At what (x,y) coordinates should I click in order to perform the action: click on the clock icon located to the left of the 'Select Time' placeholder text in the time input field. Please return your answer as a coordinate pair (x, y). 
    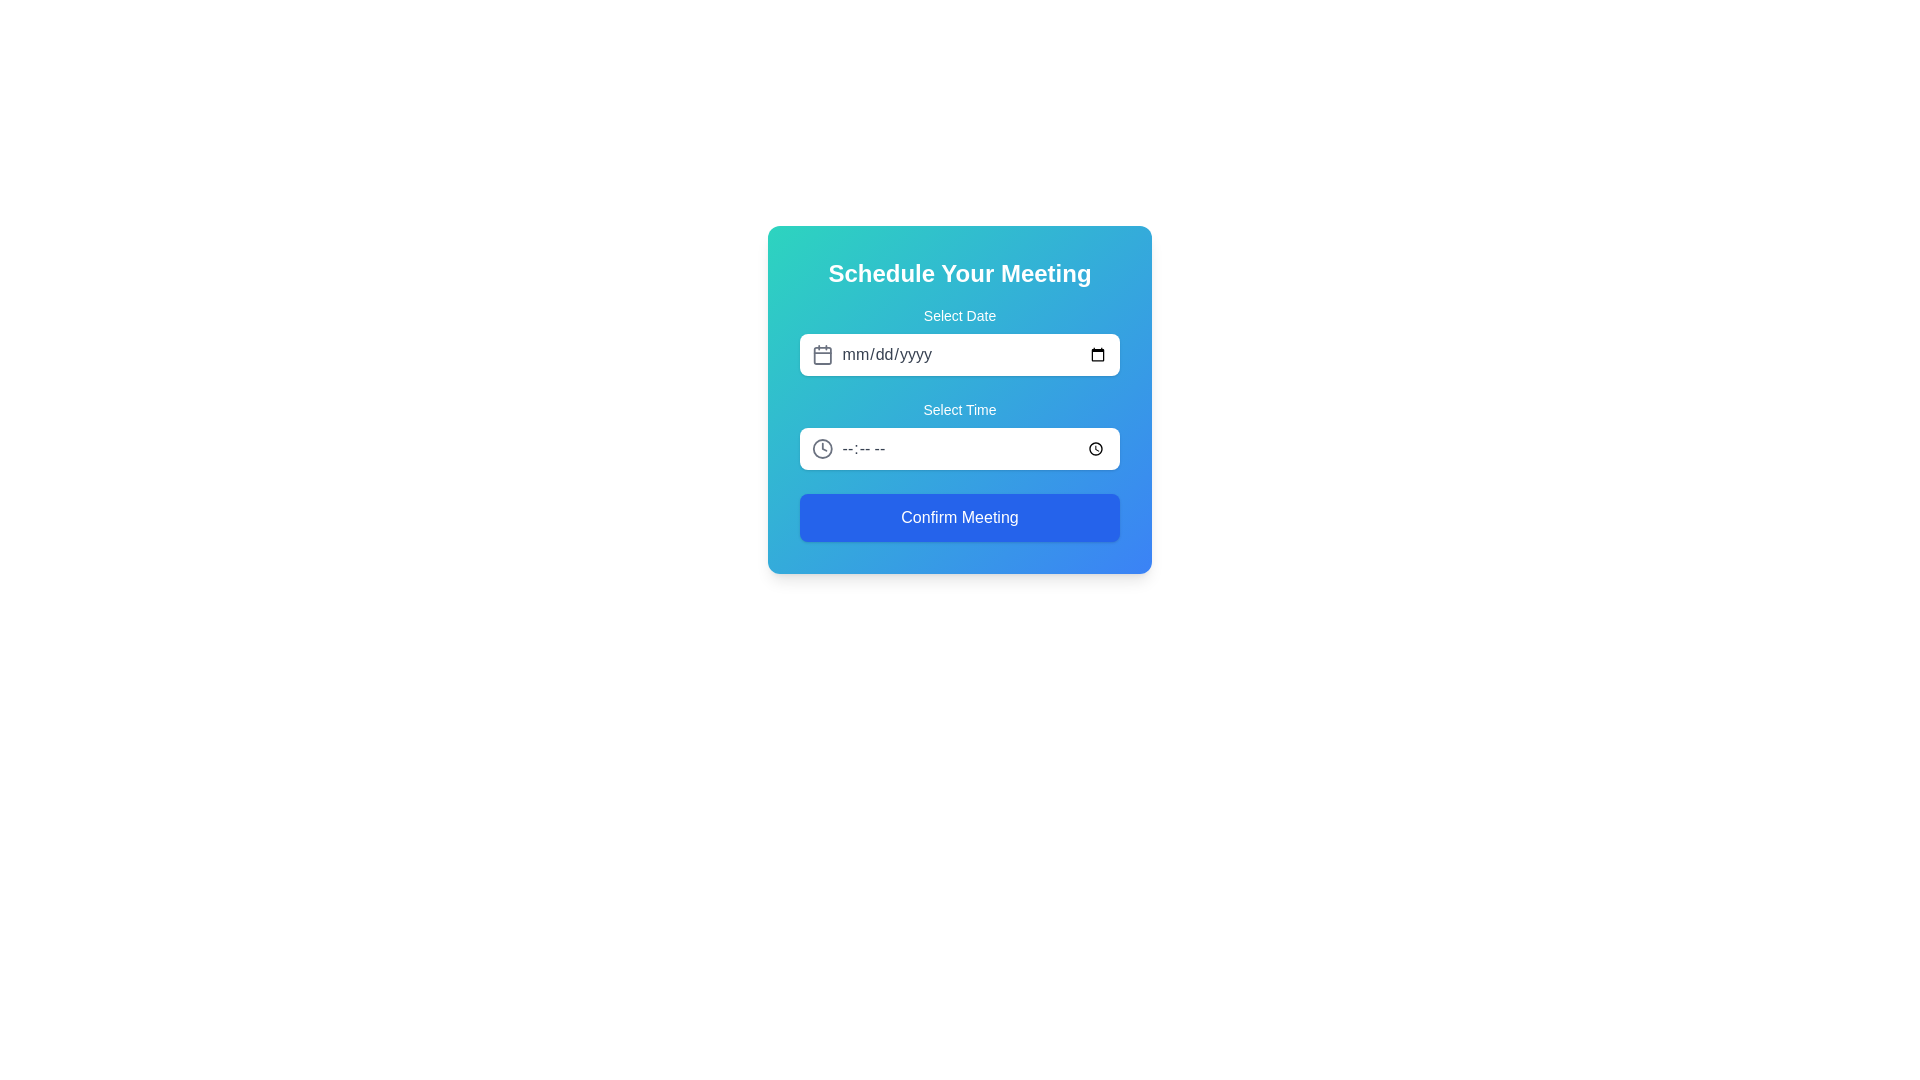
    Looking at the image, I should click on (822, 447).